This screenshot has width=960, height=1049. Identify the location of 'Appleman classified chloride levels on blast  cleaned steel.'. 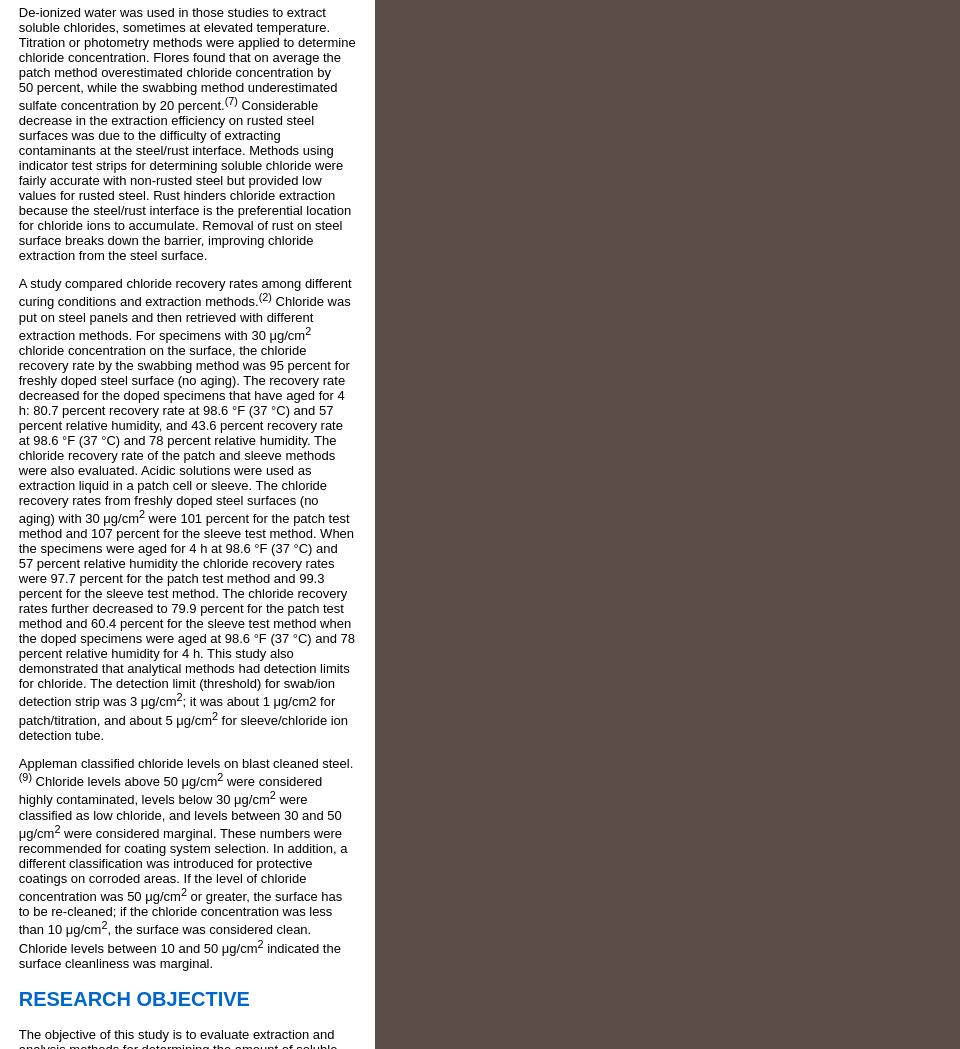
(185, 762).